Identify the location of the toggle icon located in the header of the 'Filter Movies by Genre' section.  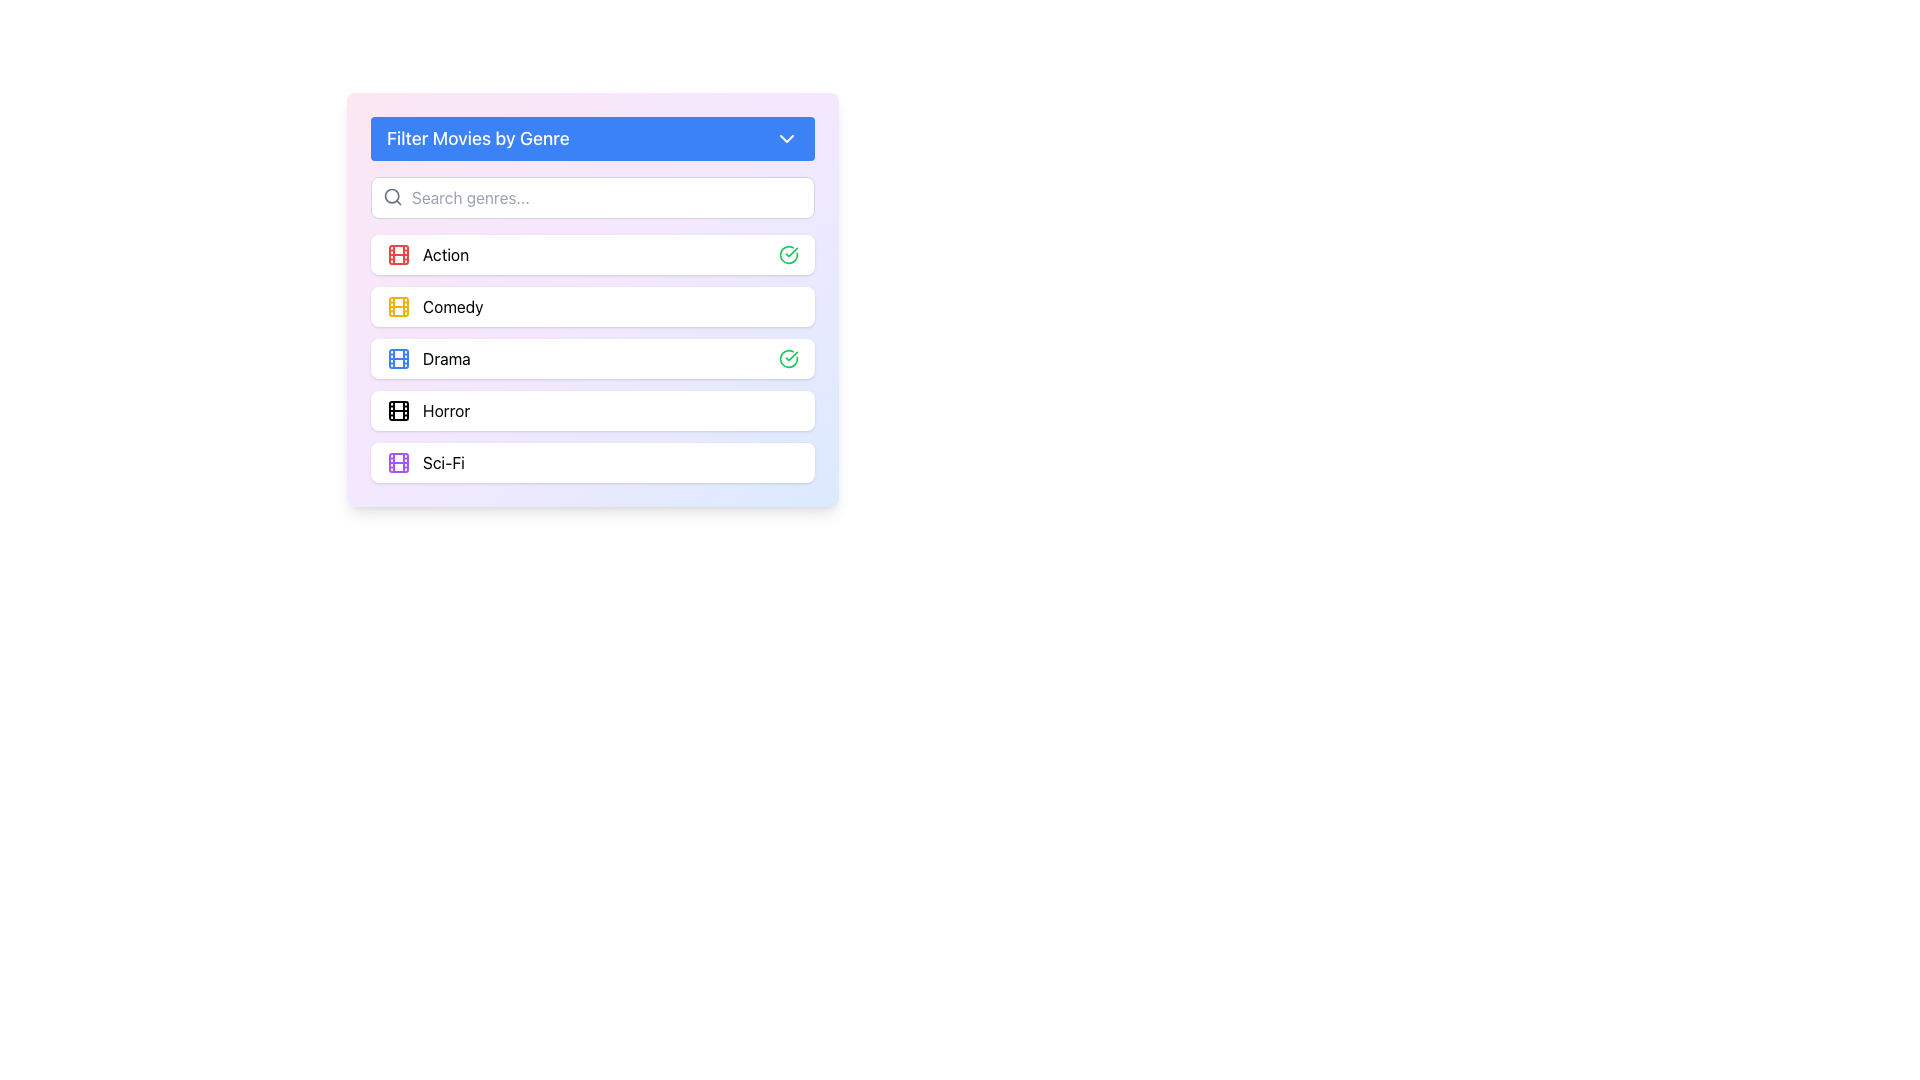
(786, 137).